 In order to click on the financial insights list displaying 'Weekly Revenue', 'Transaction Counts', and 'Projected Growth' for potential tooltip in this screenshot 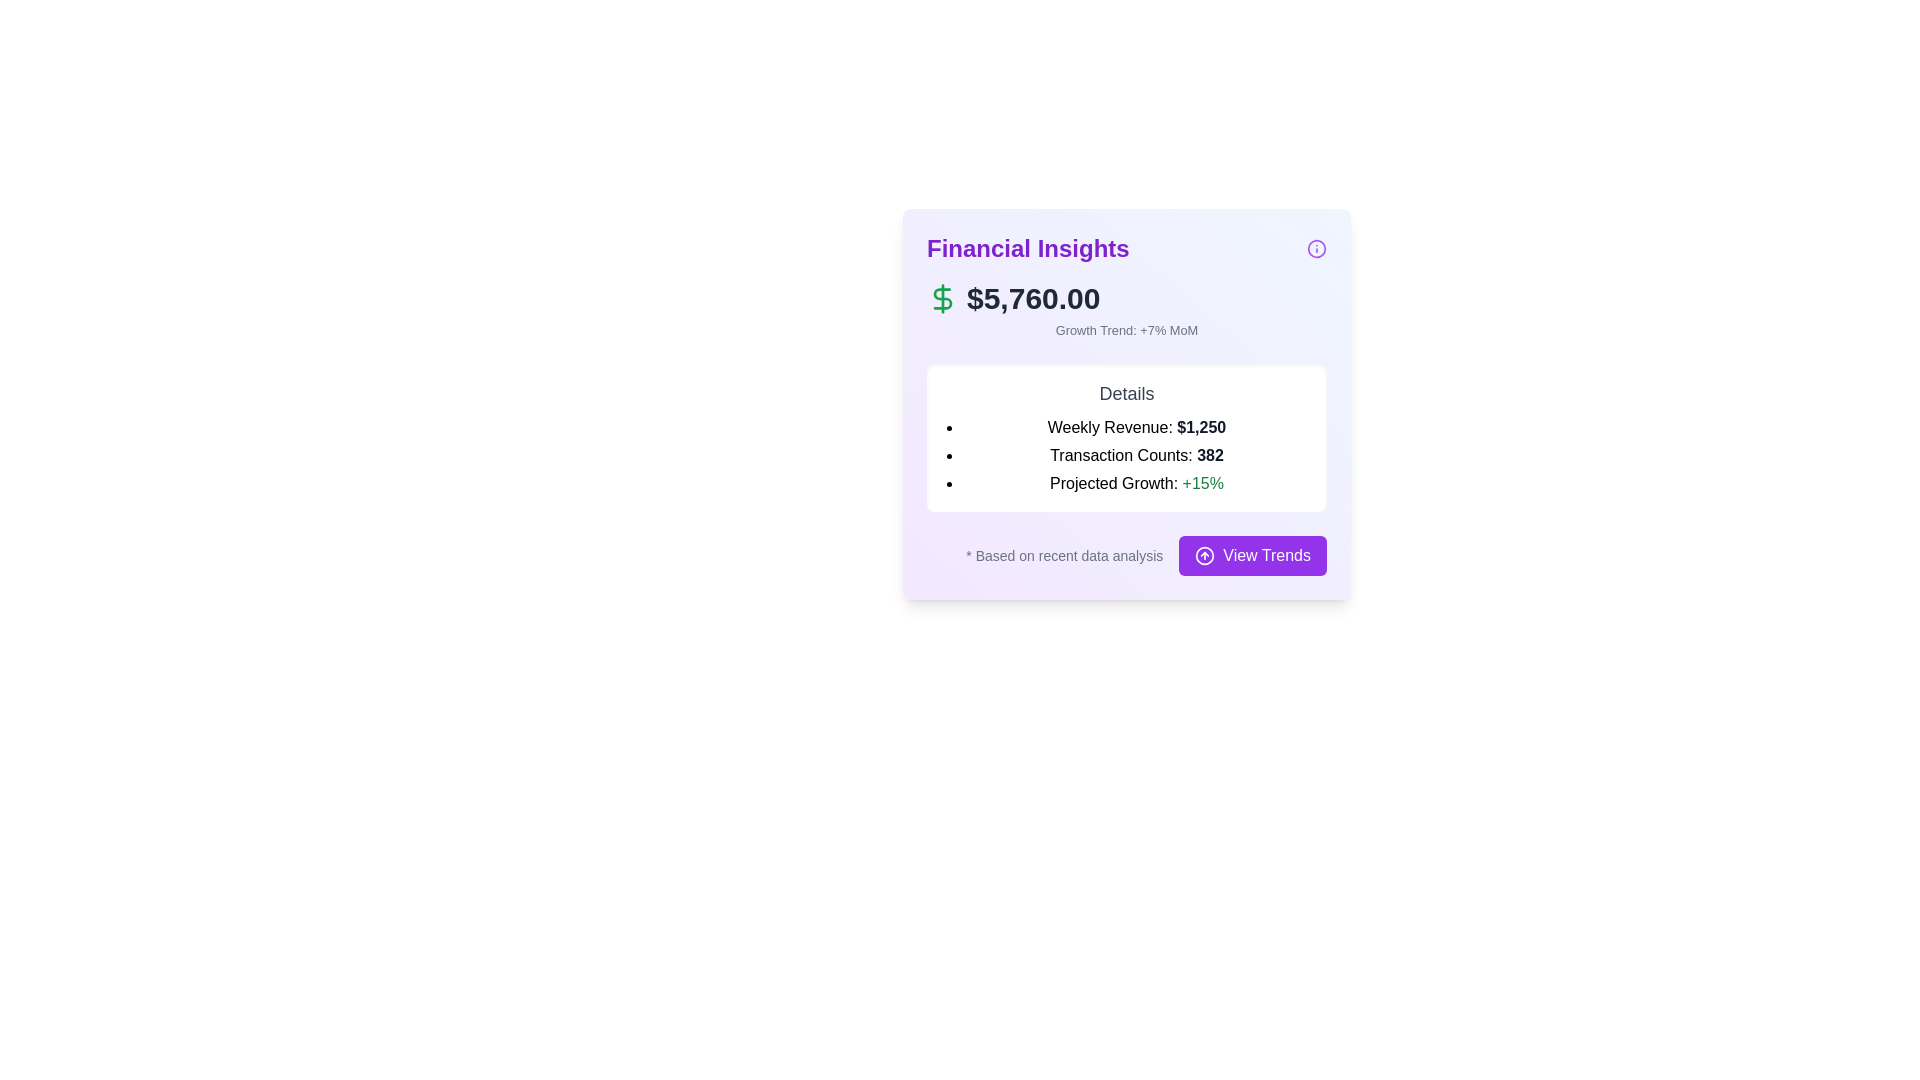, I will do `click(1127, 455)`.